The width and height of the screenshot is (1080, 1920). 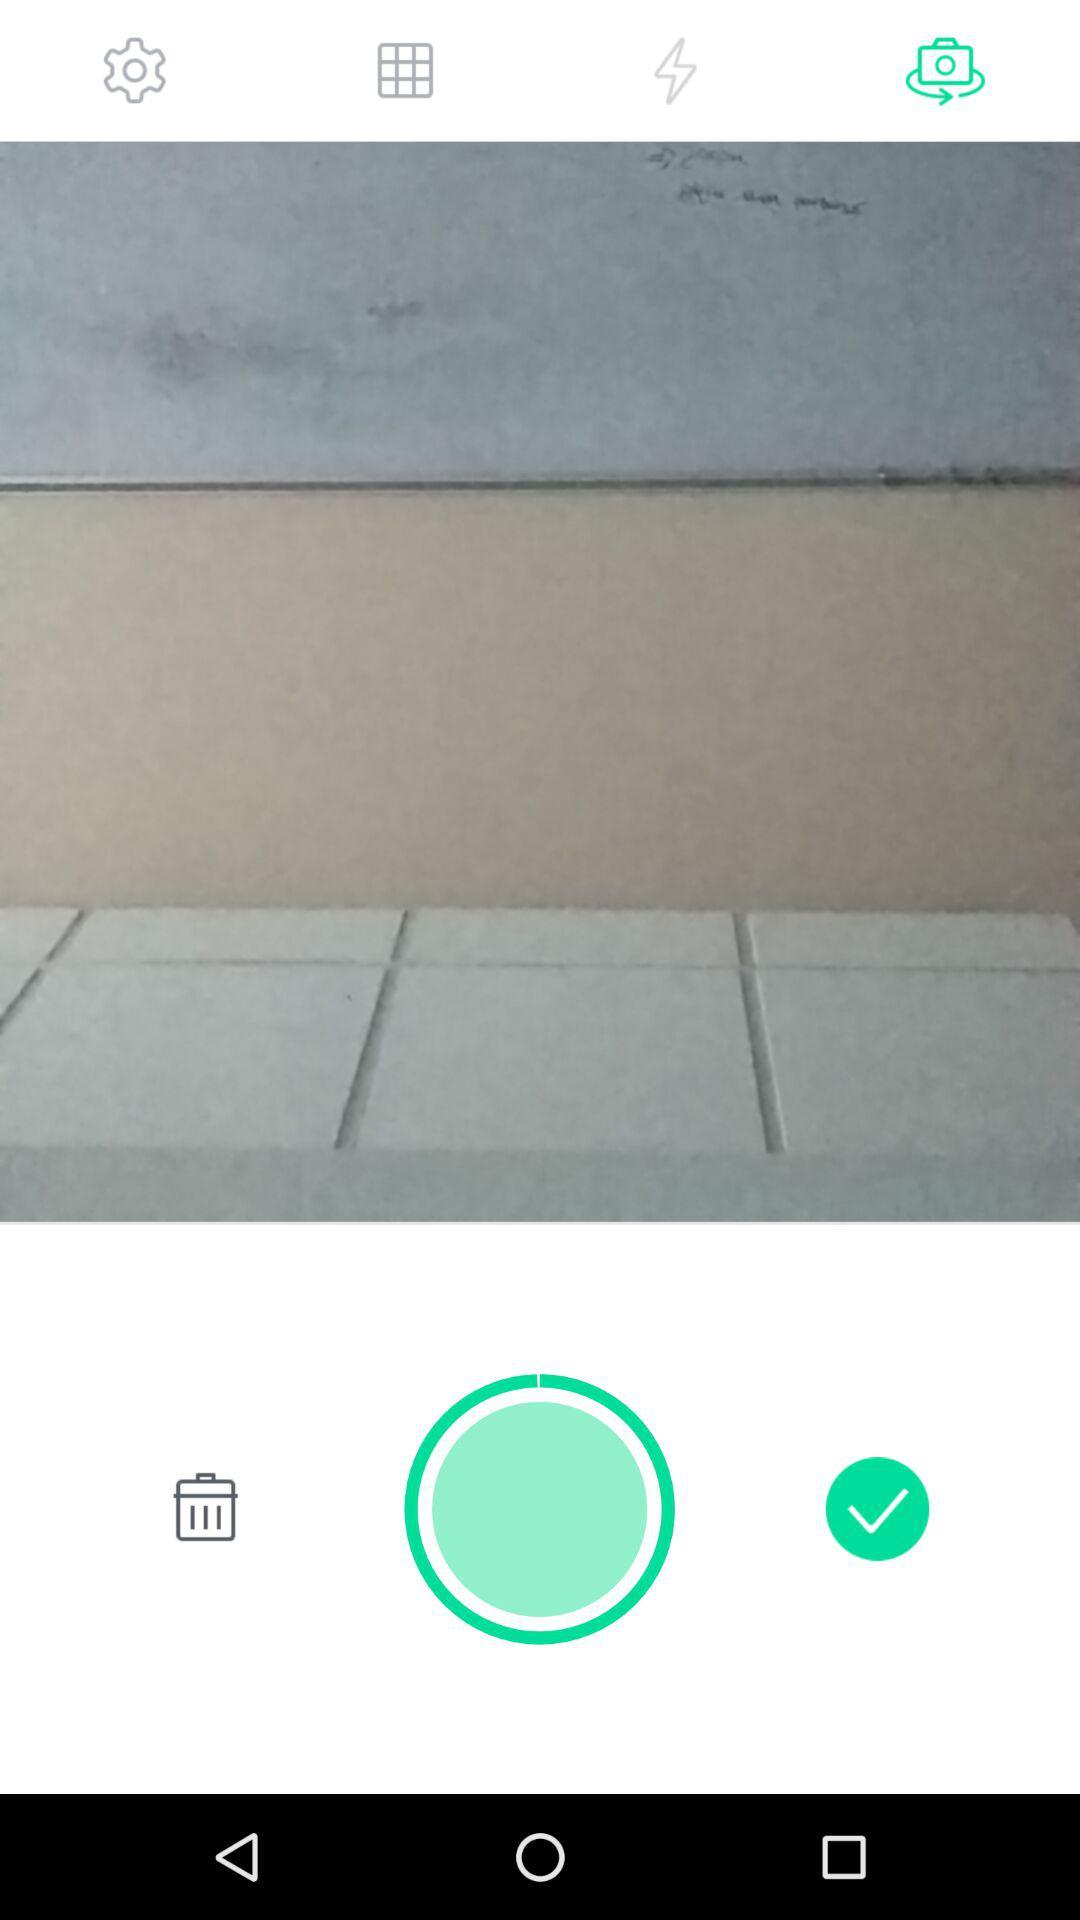 I want to click on settings, so click(x=135, y=70).